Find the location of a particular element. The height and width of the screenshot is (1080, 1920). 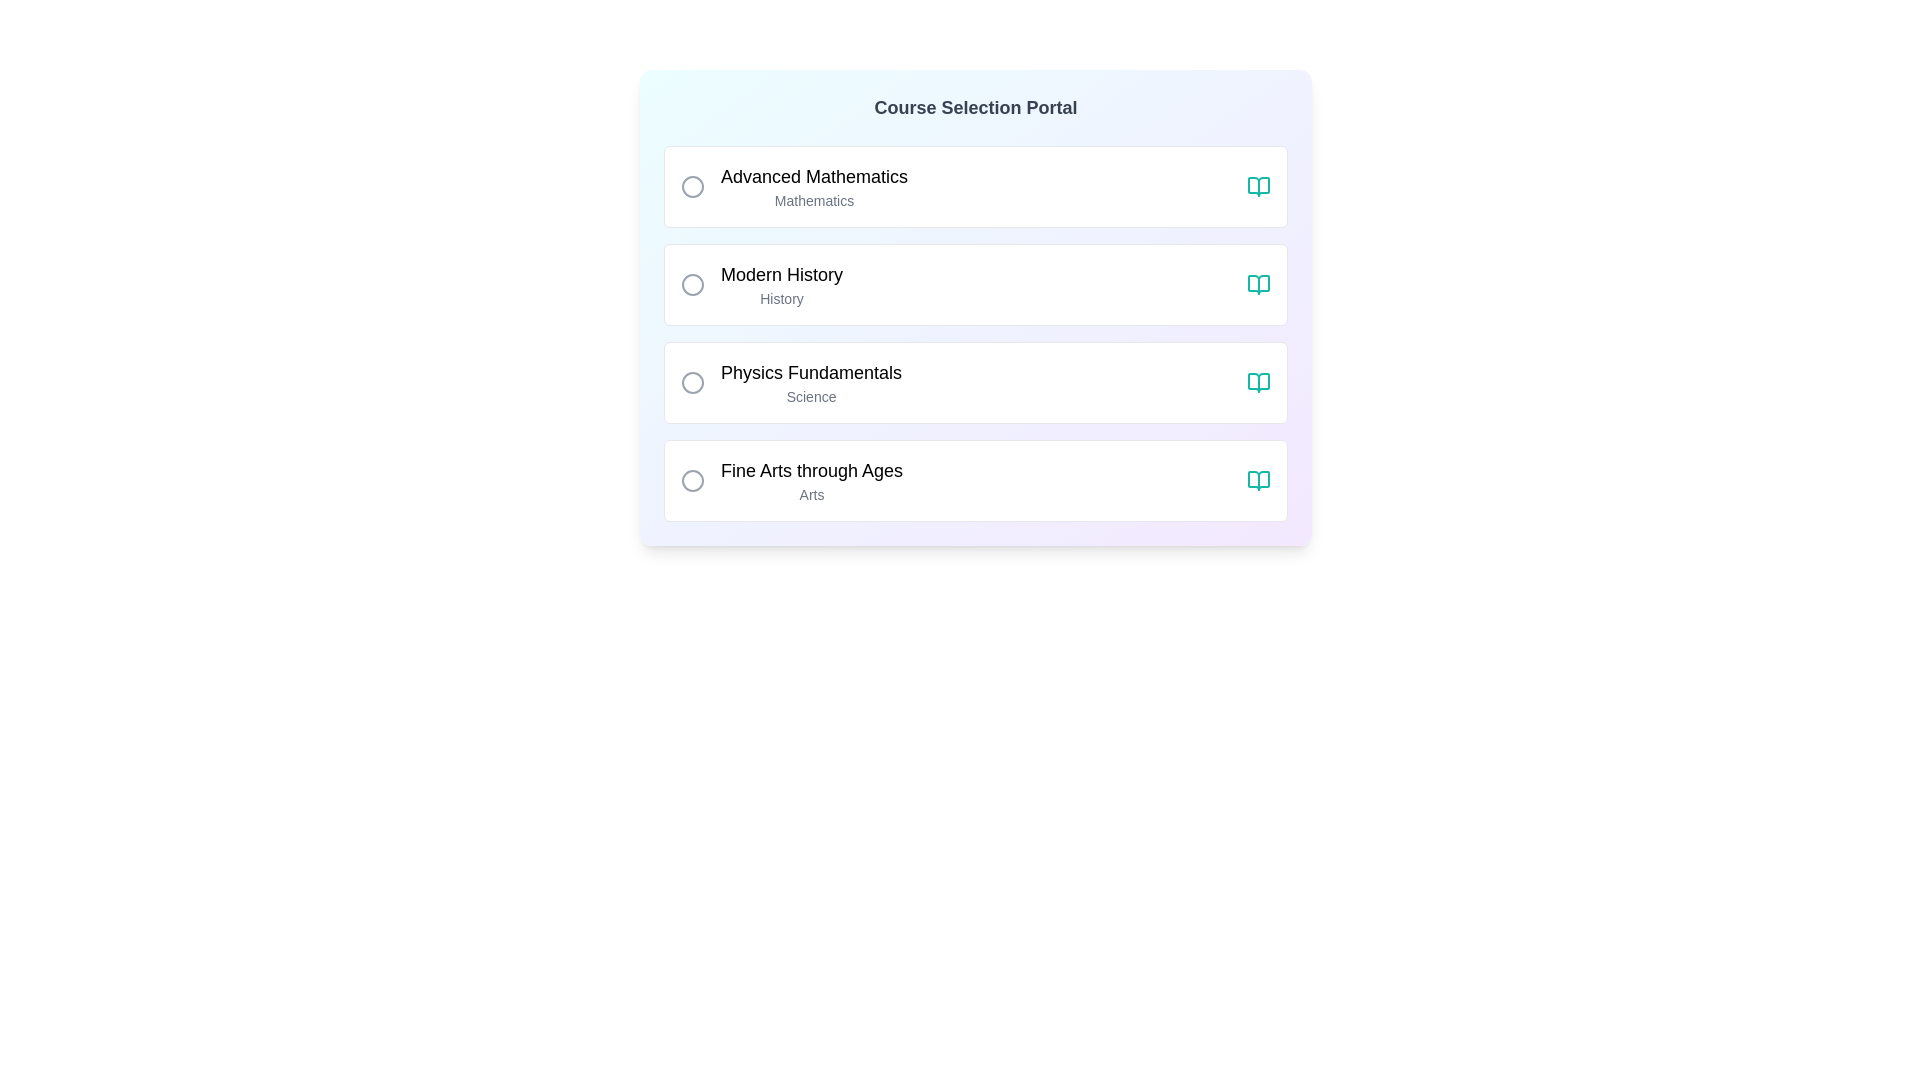

the open book icon located in the bottom-right of the 'Fine Arts through Ages' card, which serves as a visual indicator for additional course information is located at coordinates (1257, 481).